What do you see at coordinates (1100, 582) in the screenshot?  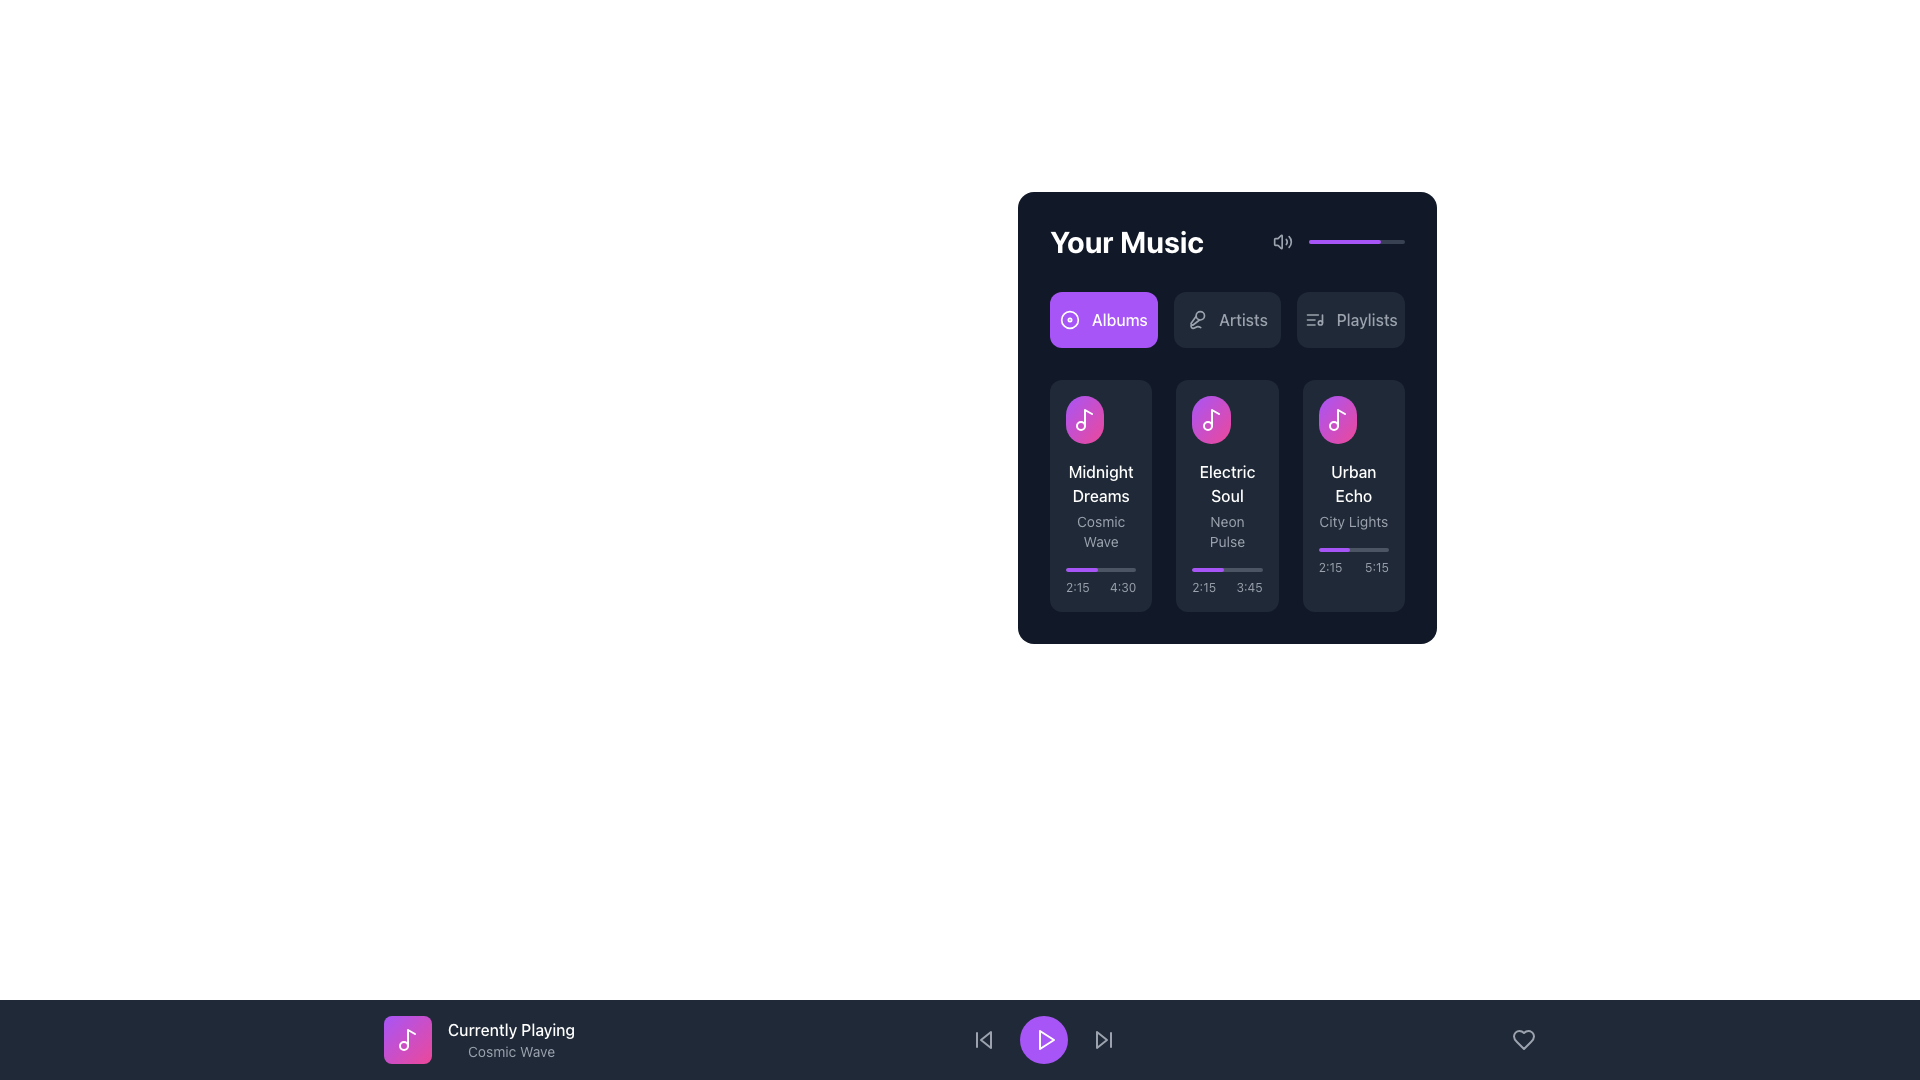 I see `the text display showing the current and total duration of the music track 'Midnight Dreams' located under the purple progress bar in the 'Albums' section of the 'Your Music' interface` at bounding box center [1100, 582].